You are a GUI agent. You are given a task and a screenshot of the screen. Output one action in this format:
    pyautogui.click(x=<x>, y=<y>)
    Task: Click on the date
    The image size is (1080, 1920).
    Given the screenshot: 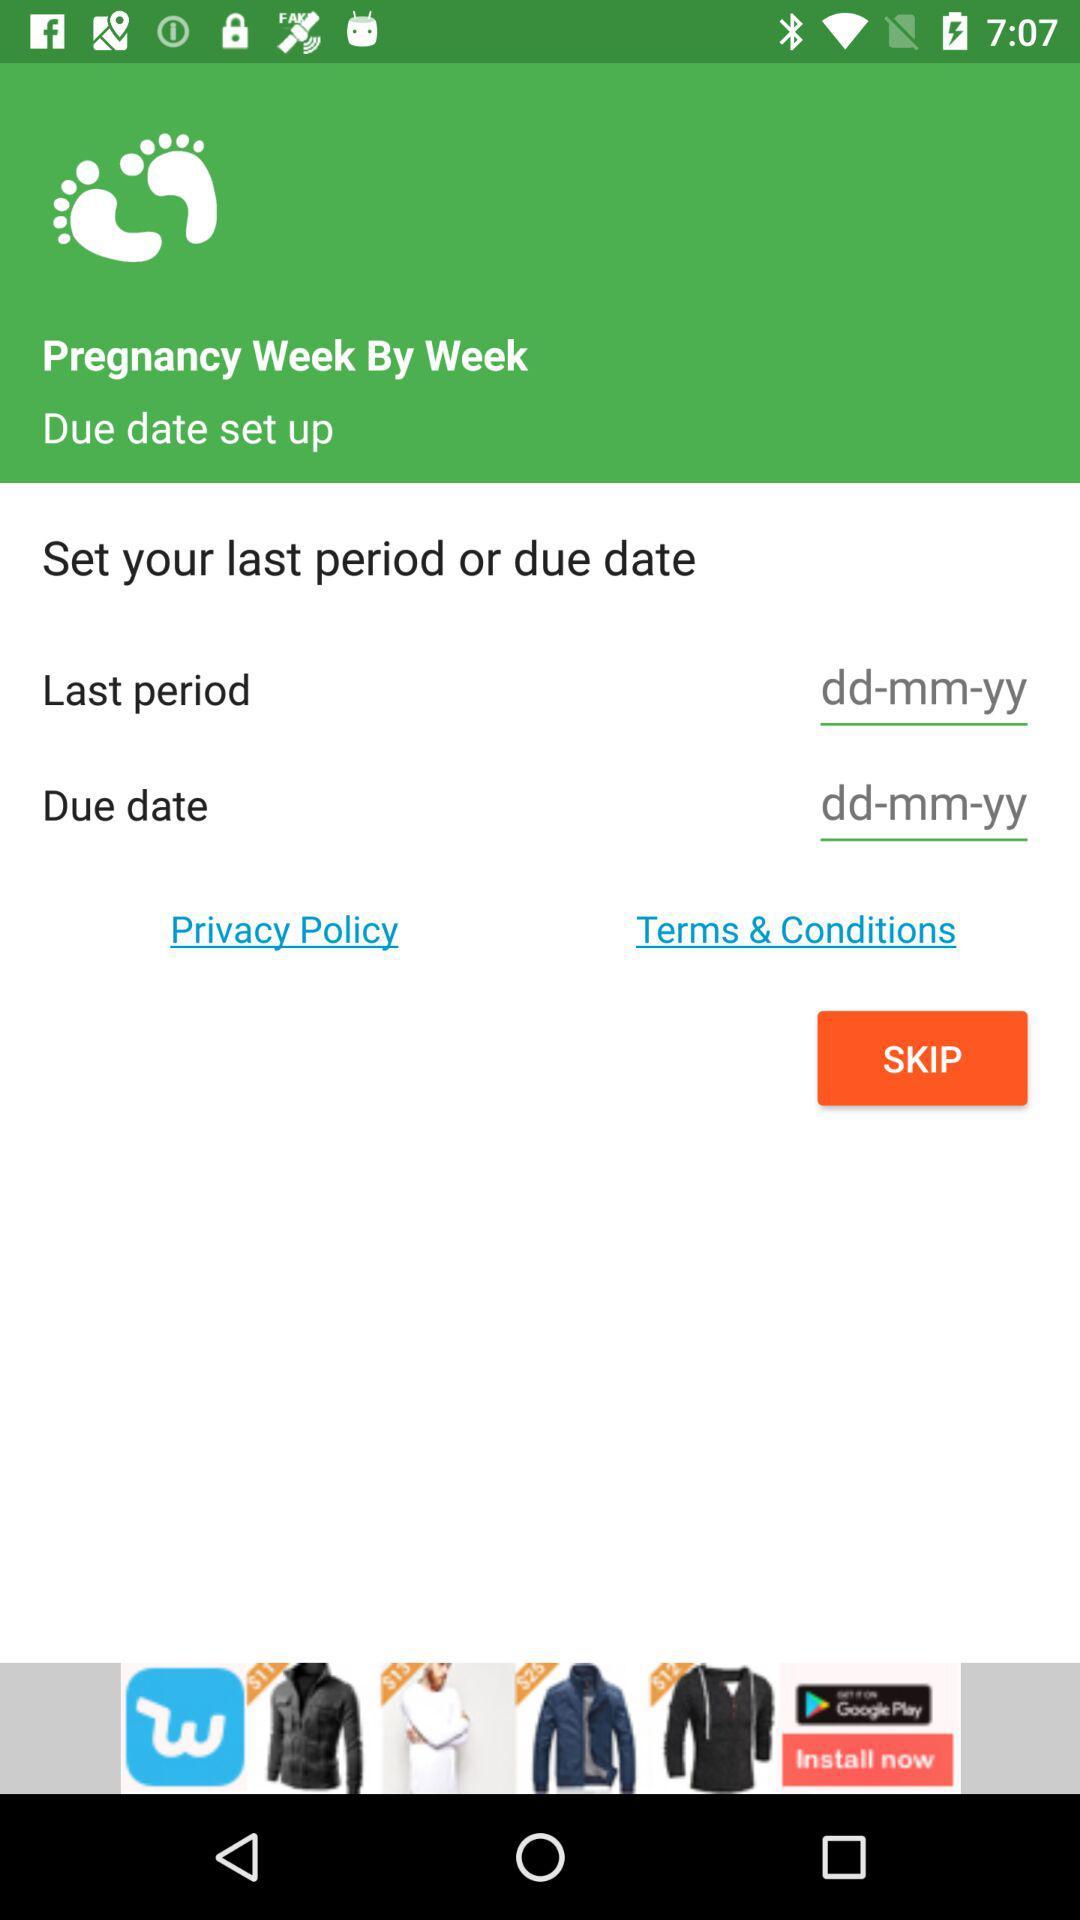 What is the action you would take?
    pyautogui.click(x=924, y=688)
    